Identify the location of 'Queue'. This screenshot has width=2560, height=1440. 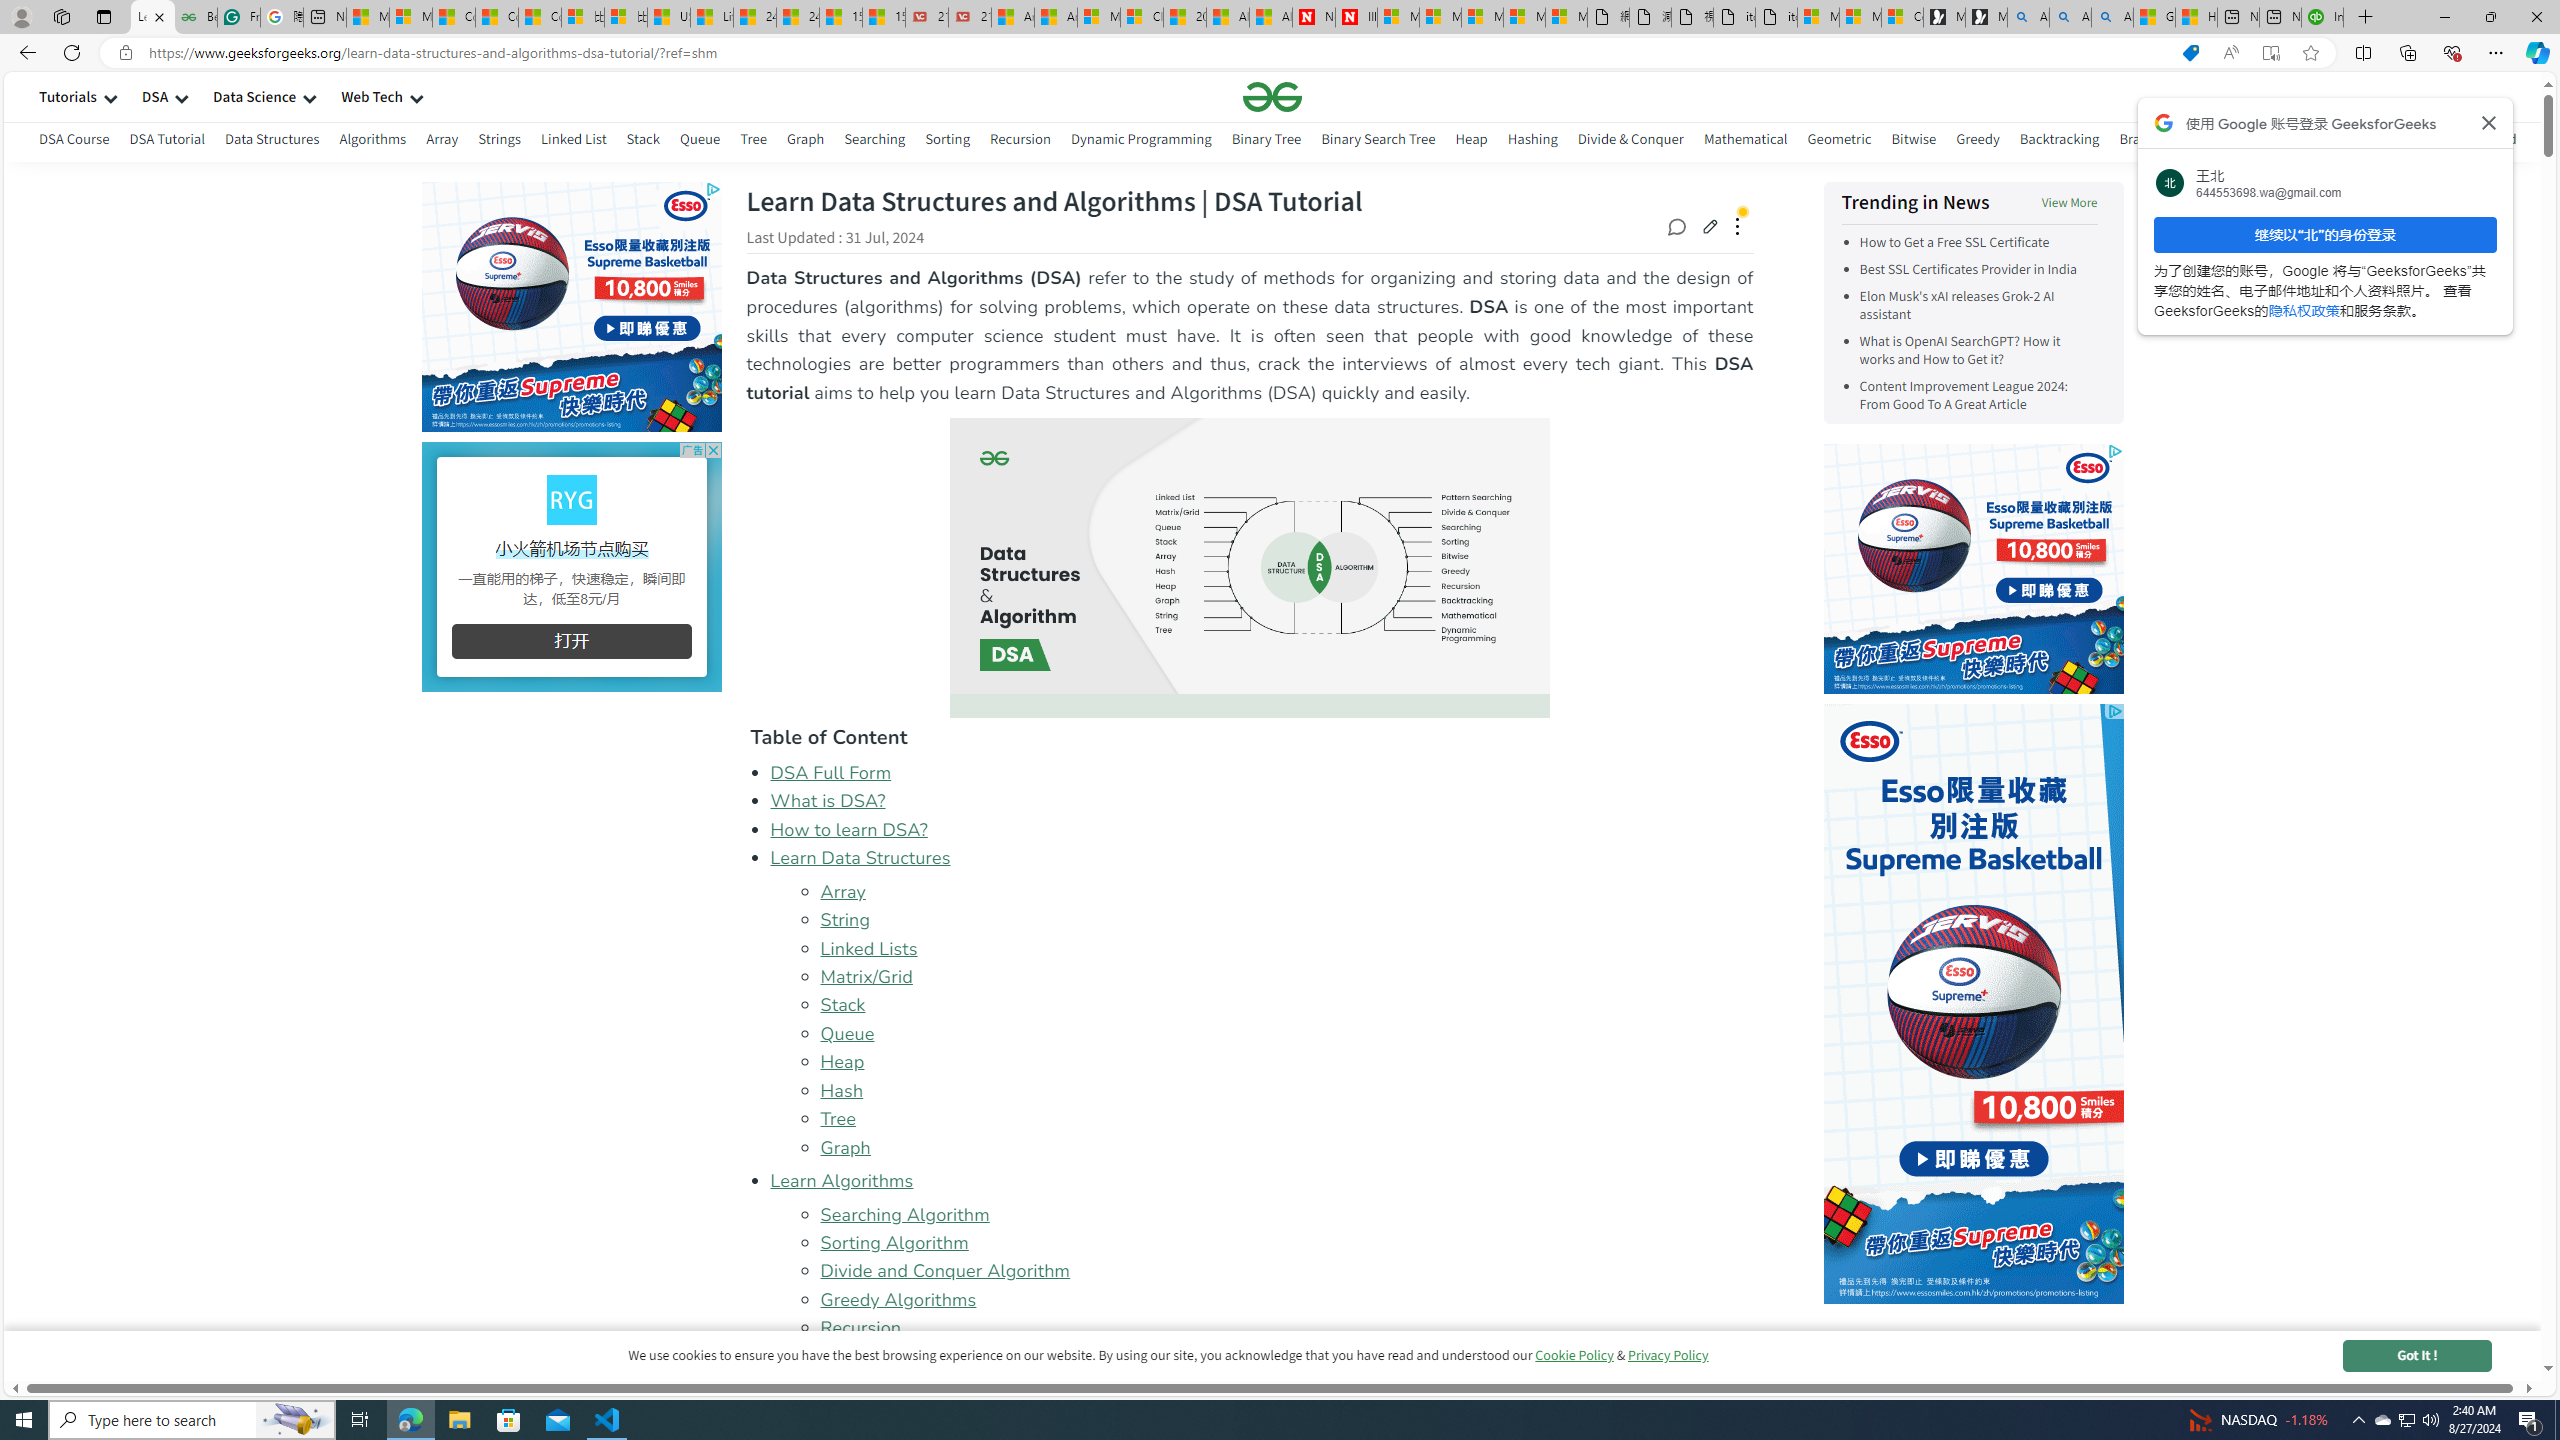
(847, 1033).